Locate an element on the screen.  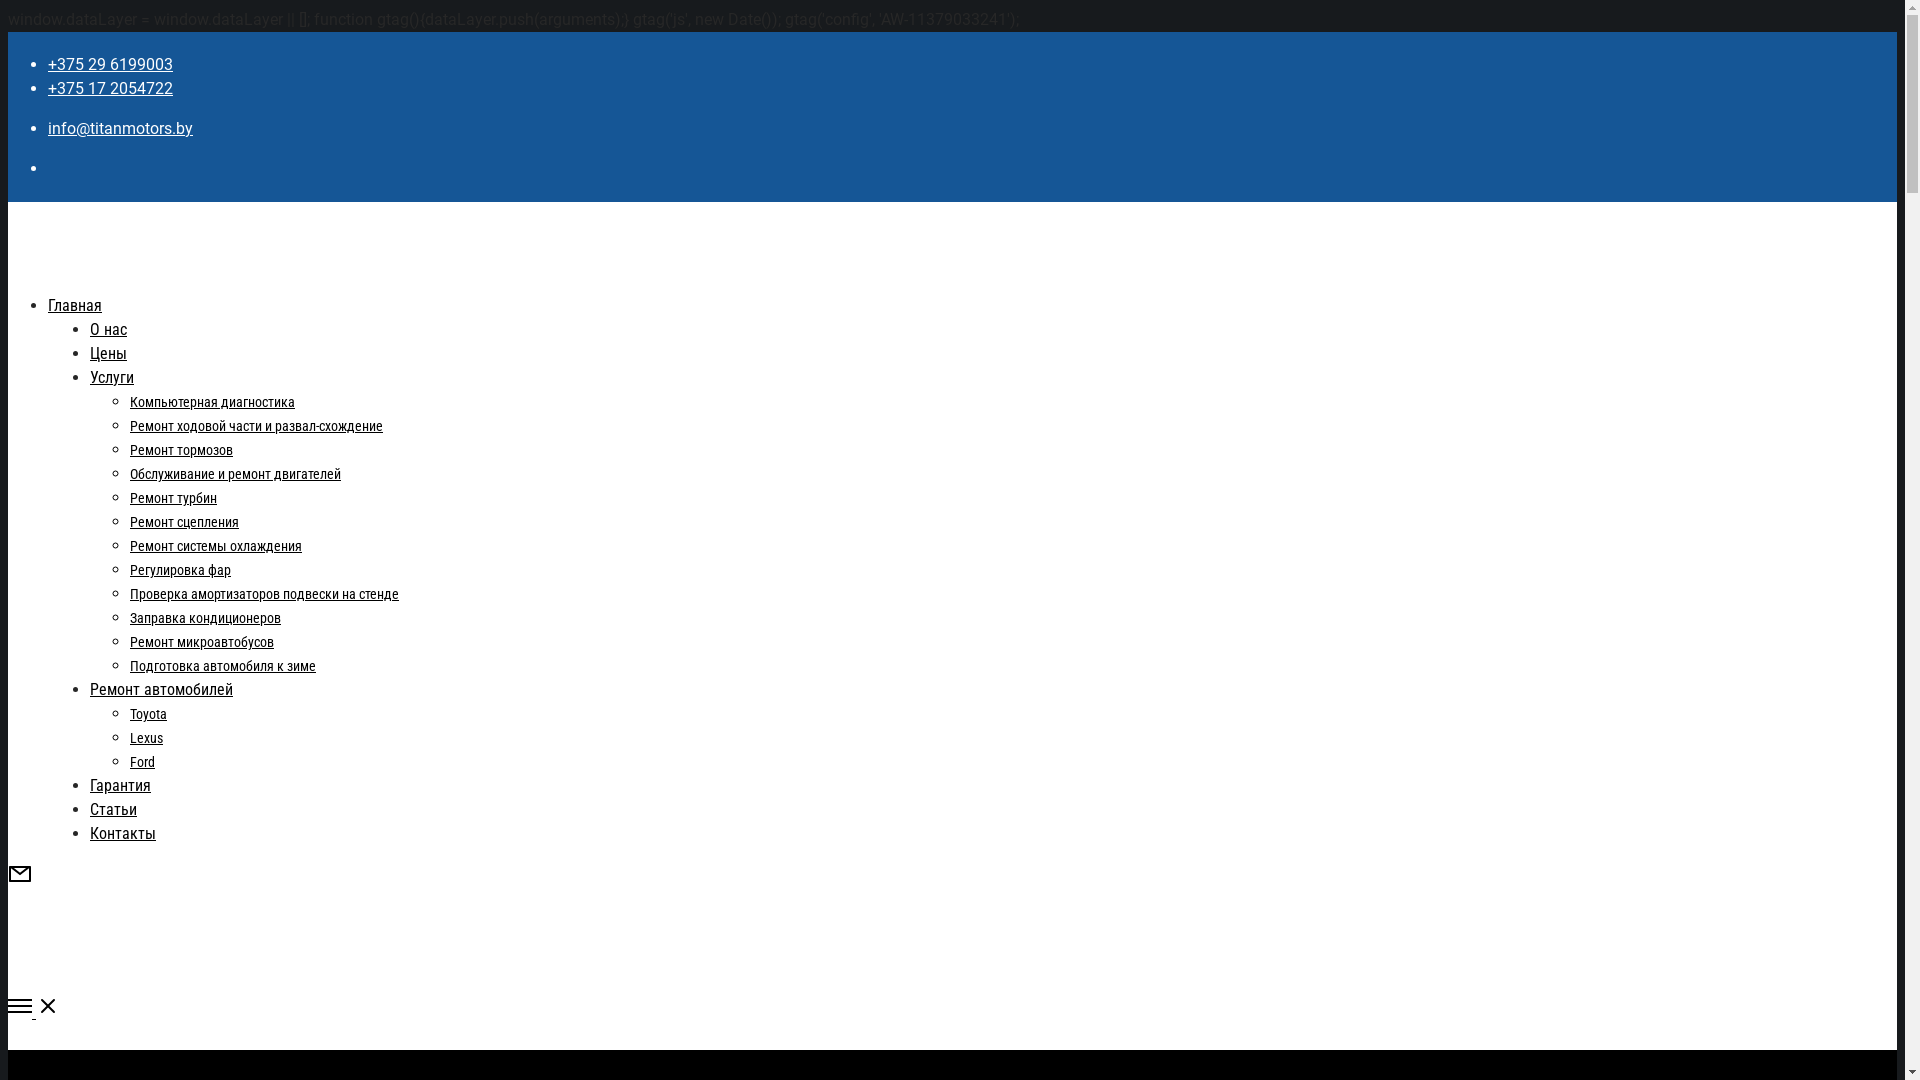
'Toyota' is located at coordinates (147, 712).